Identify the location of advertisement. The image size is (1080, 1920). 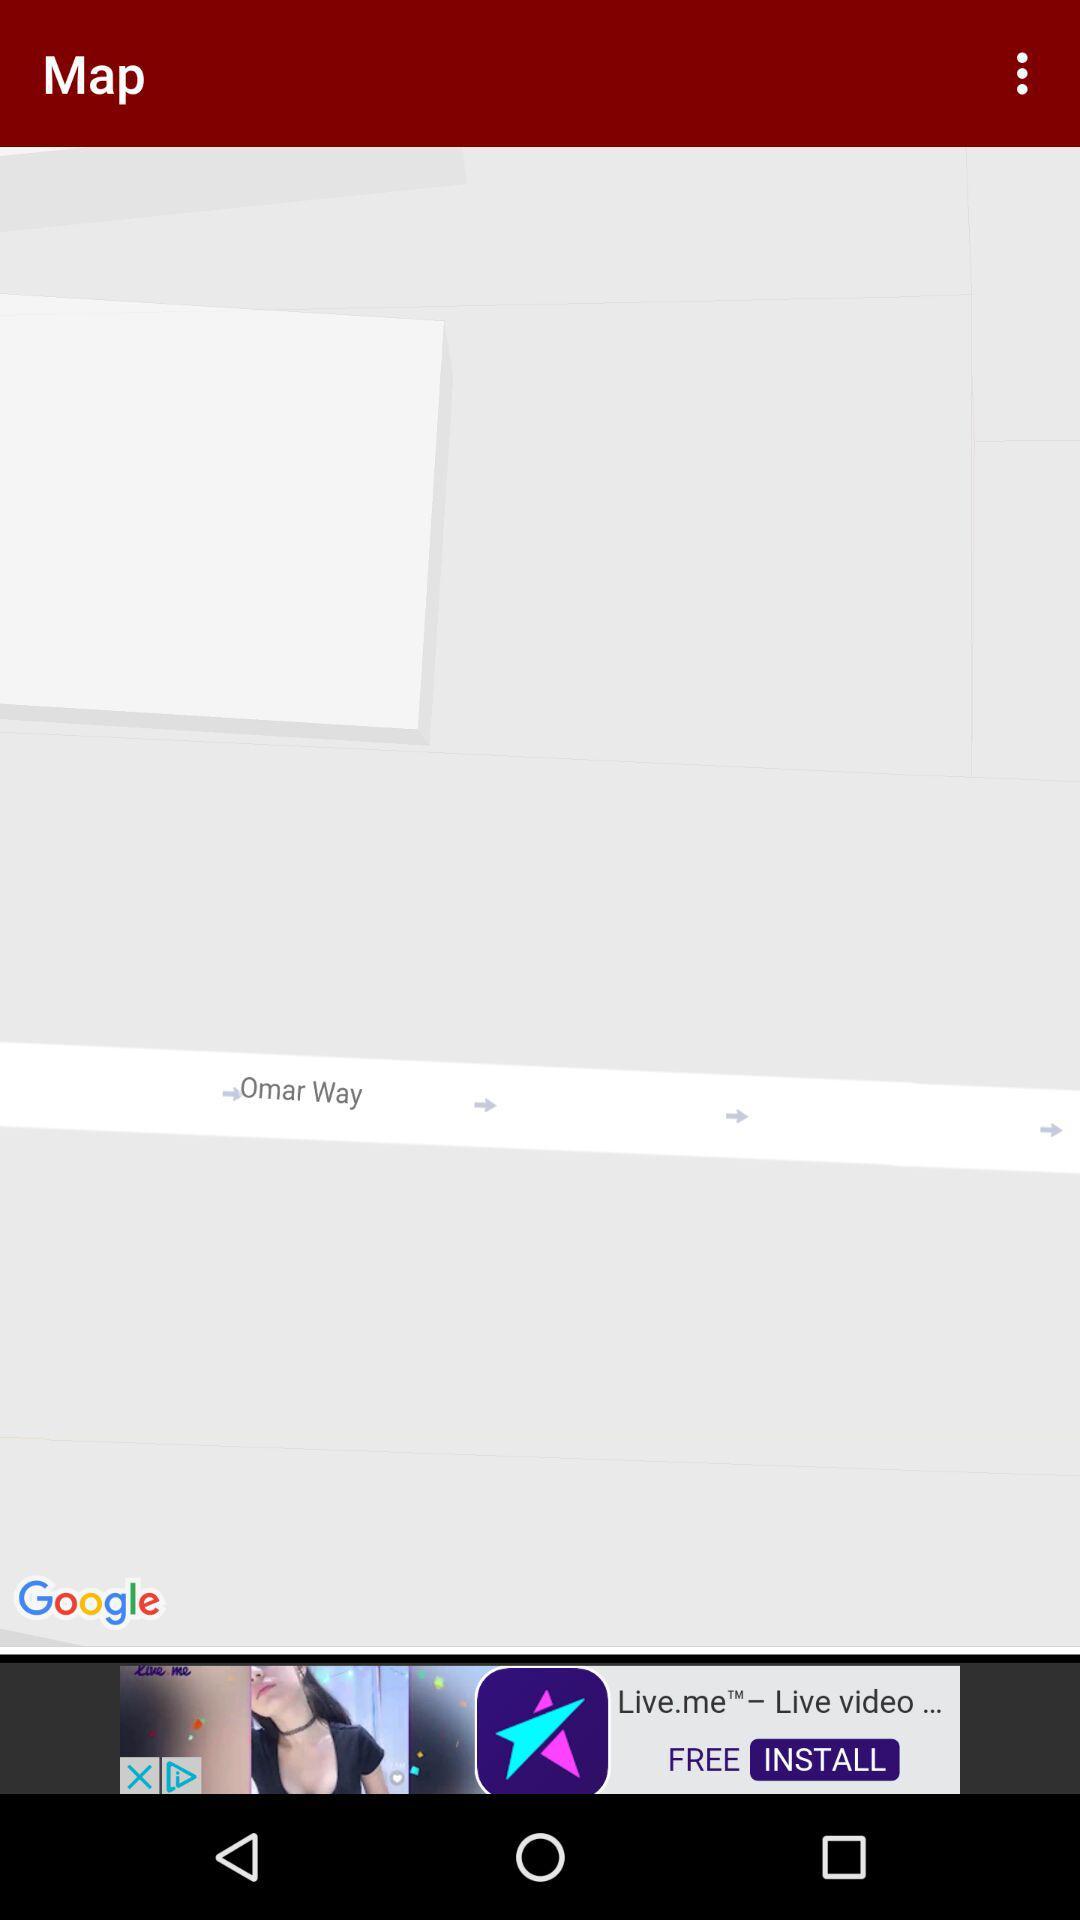
(540, 1727).